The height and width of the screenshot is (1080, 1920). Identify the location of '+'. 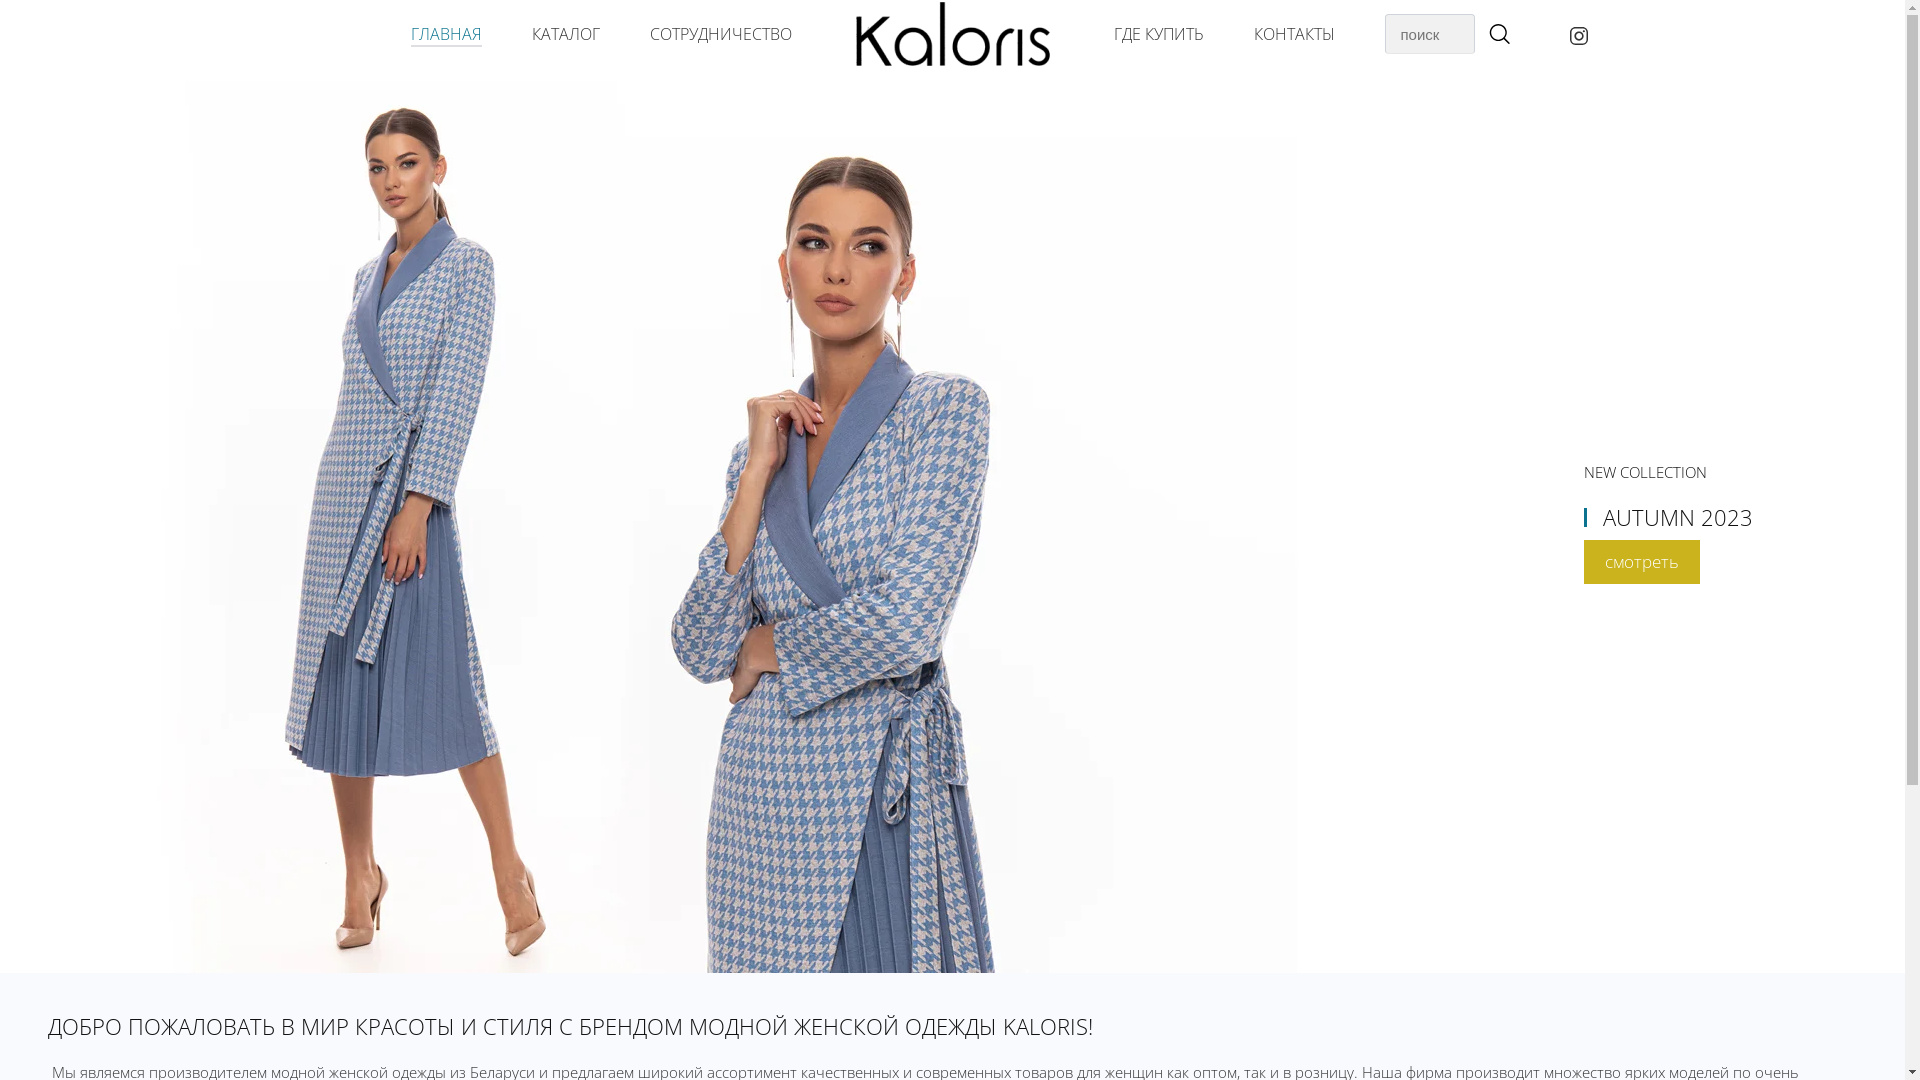
(1497, 35).